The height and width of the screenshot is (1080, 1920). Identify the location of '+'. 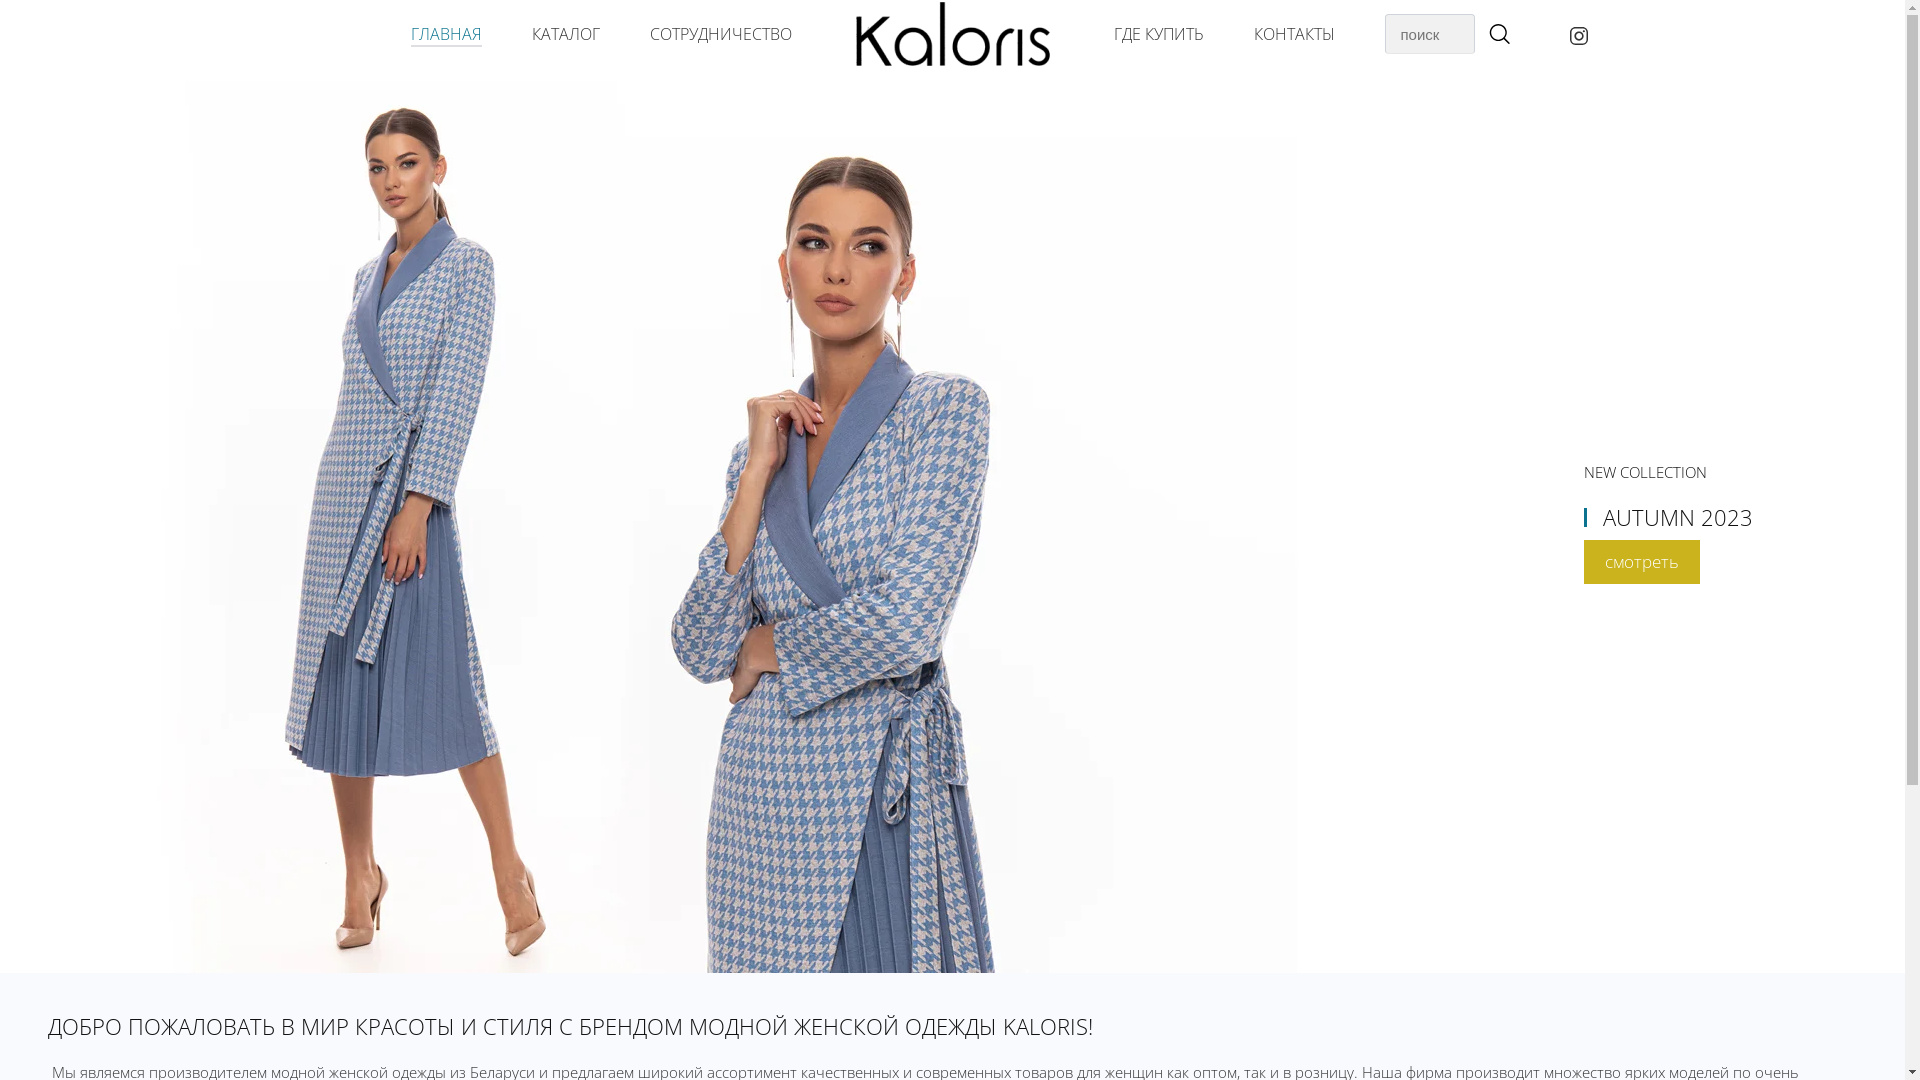
(1497, 35).